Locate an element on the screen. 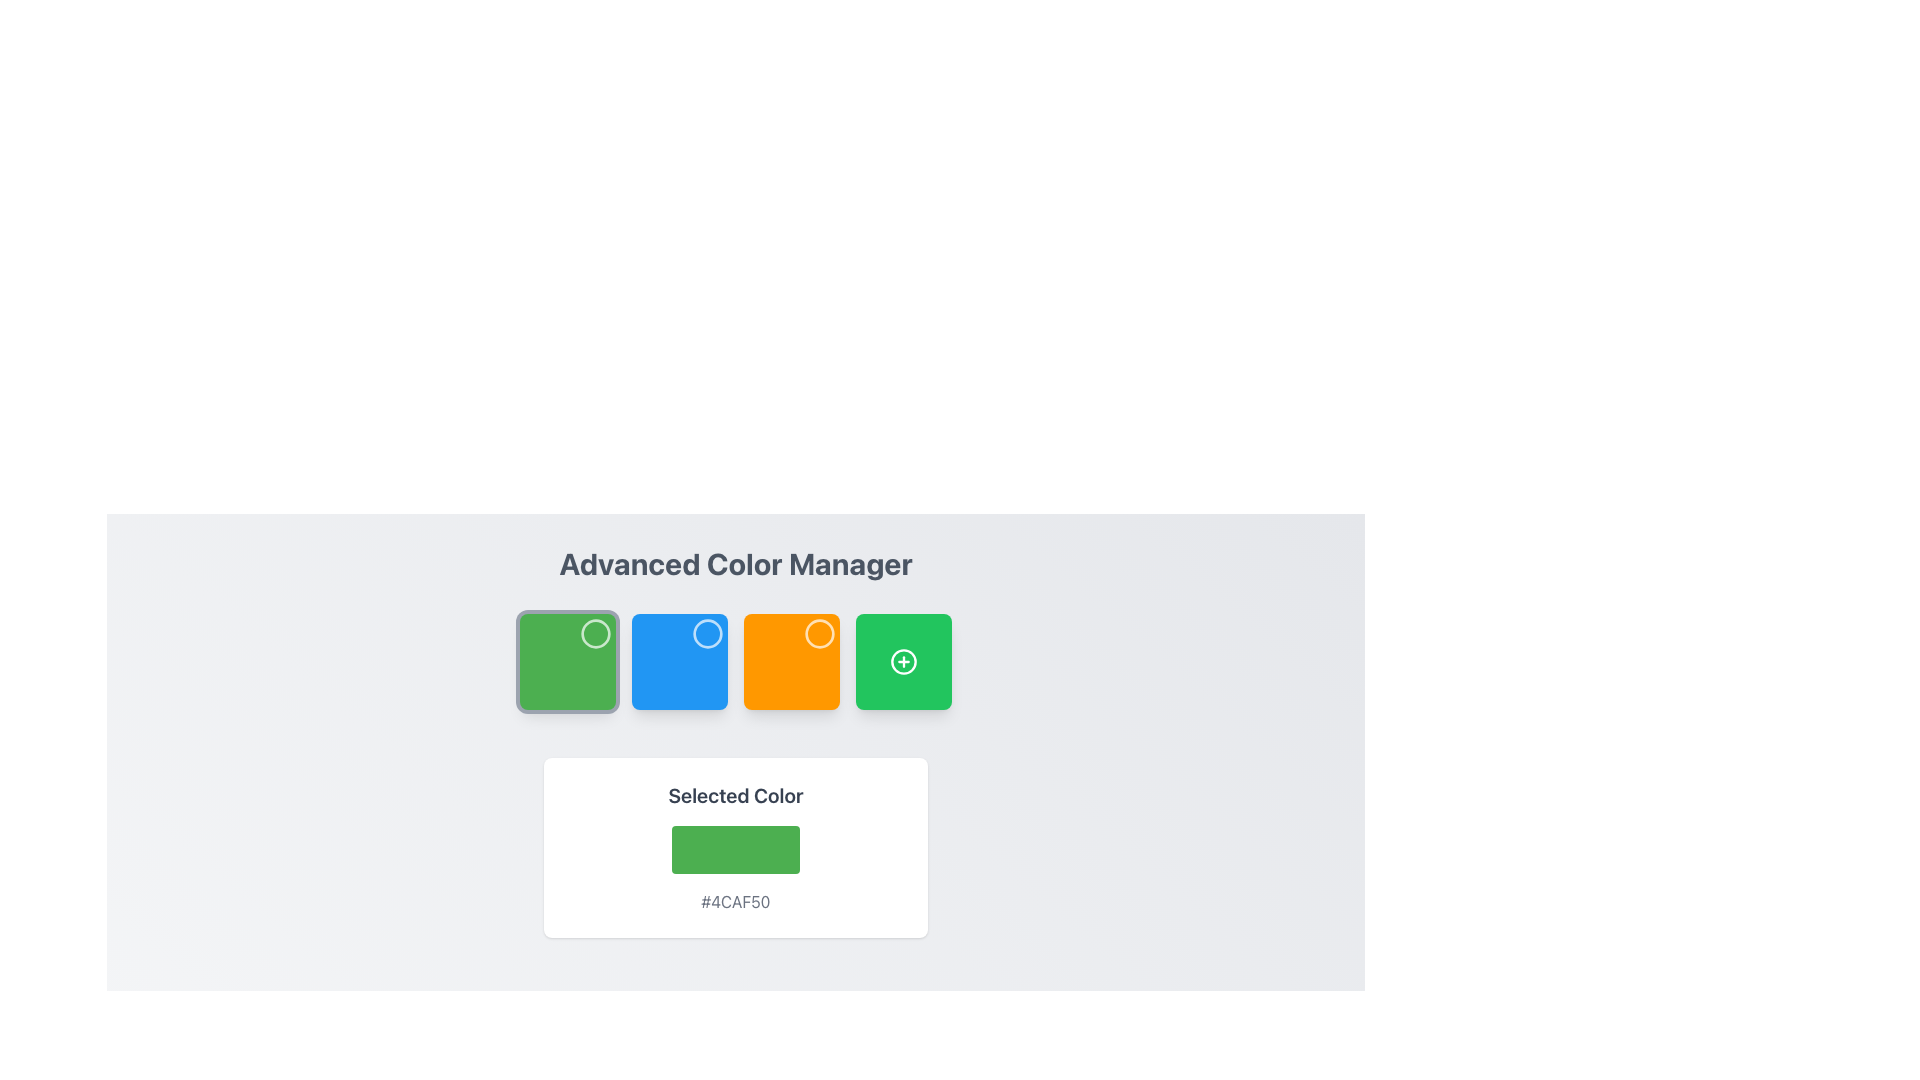  the green square color selection box with rounded corners and a white outlined circle in the upper-right corner to highlight it is located at coordinates (566, 662).